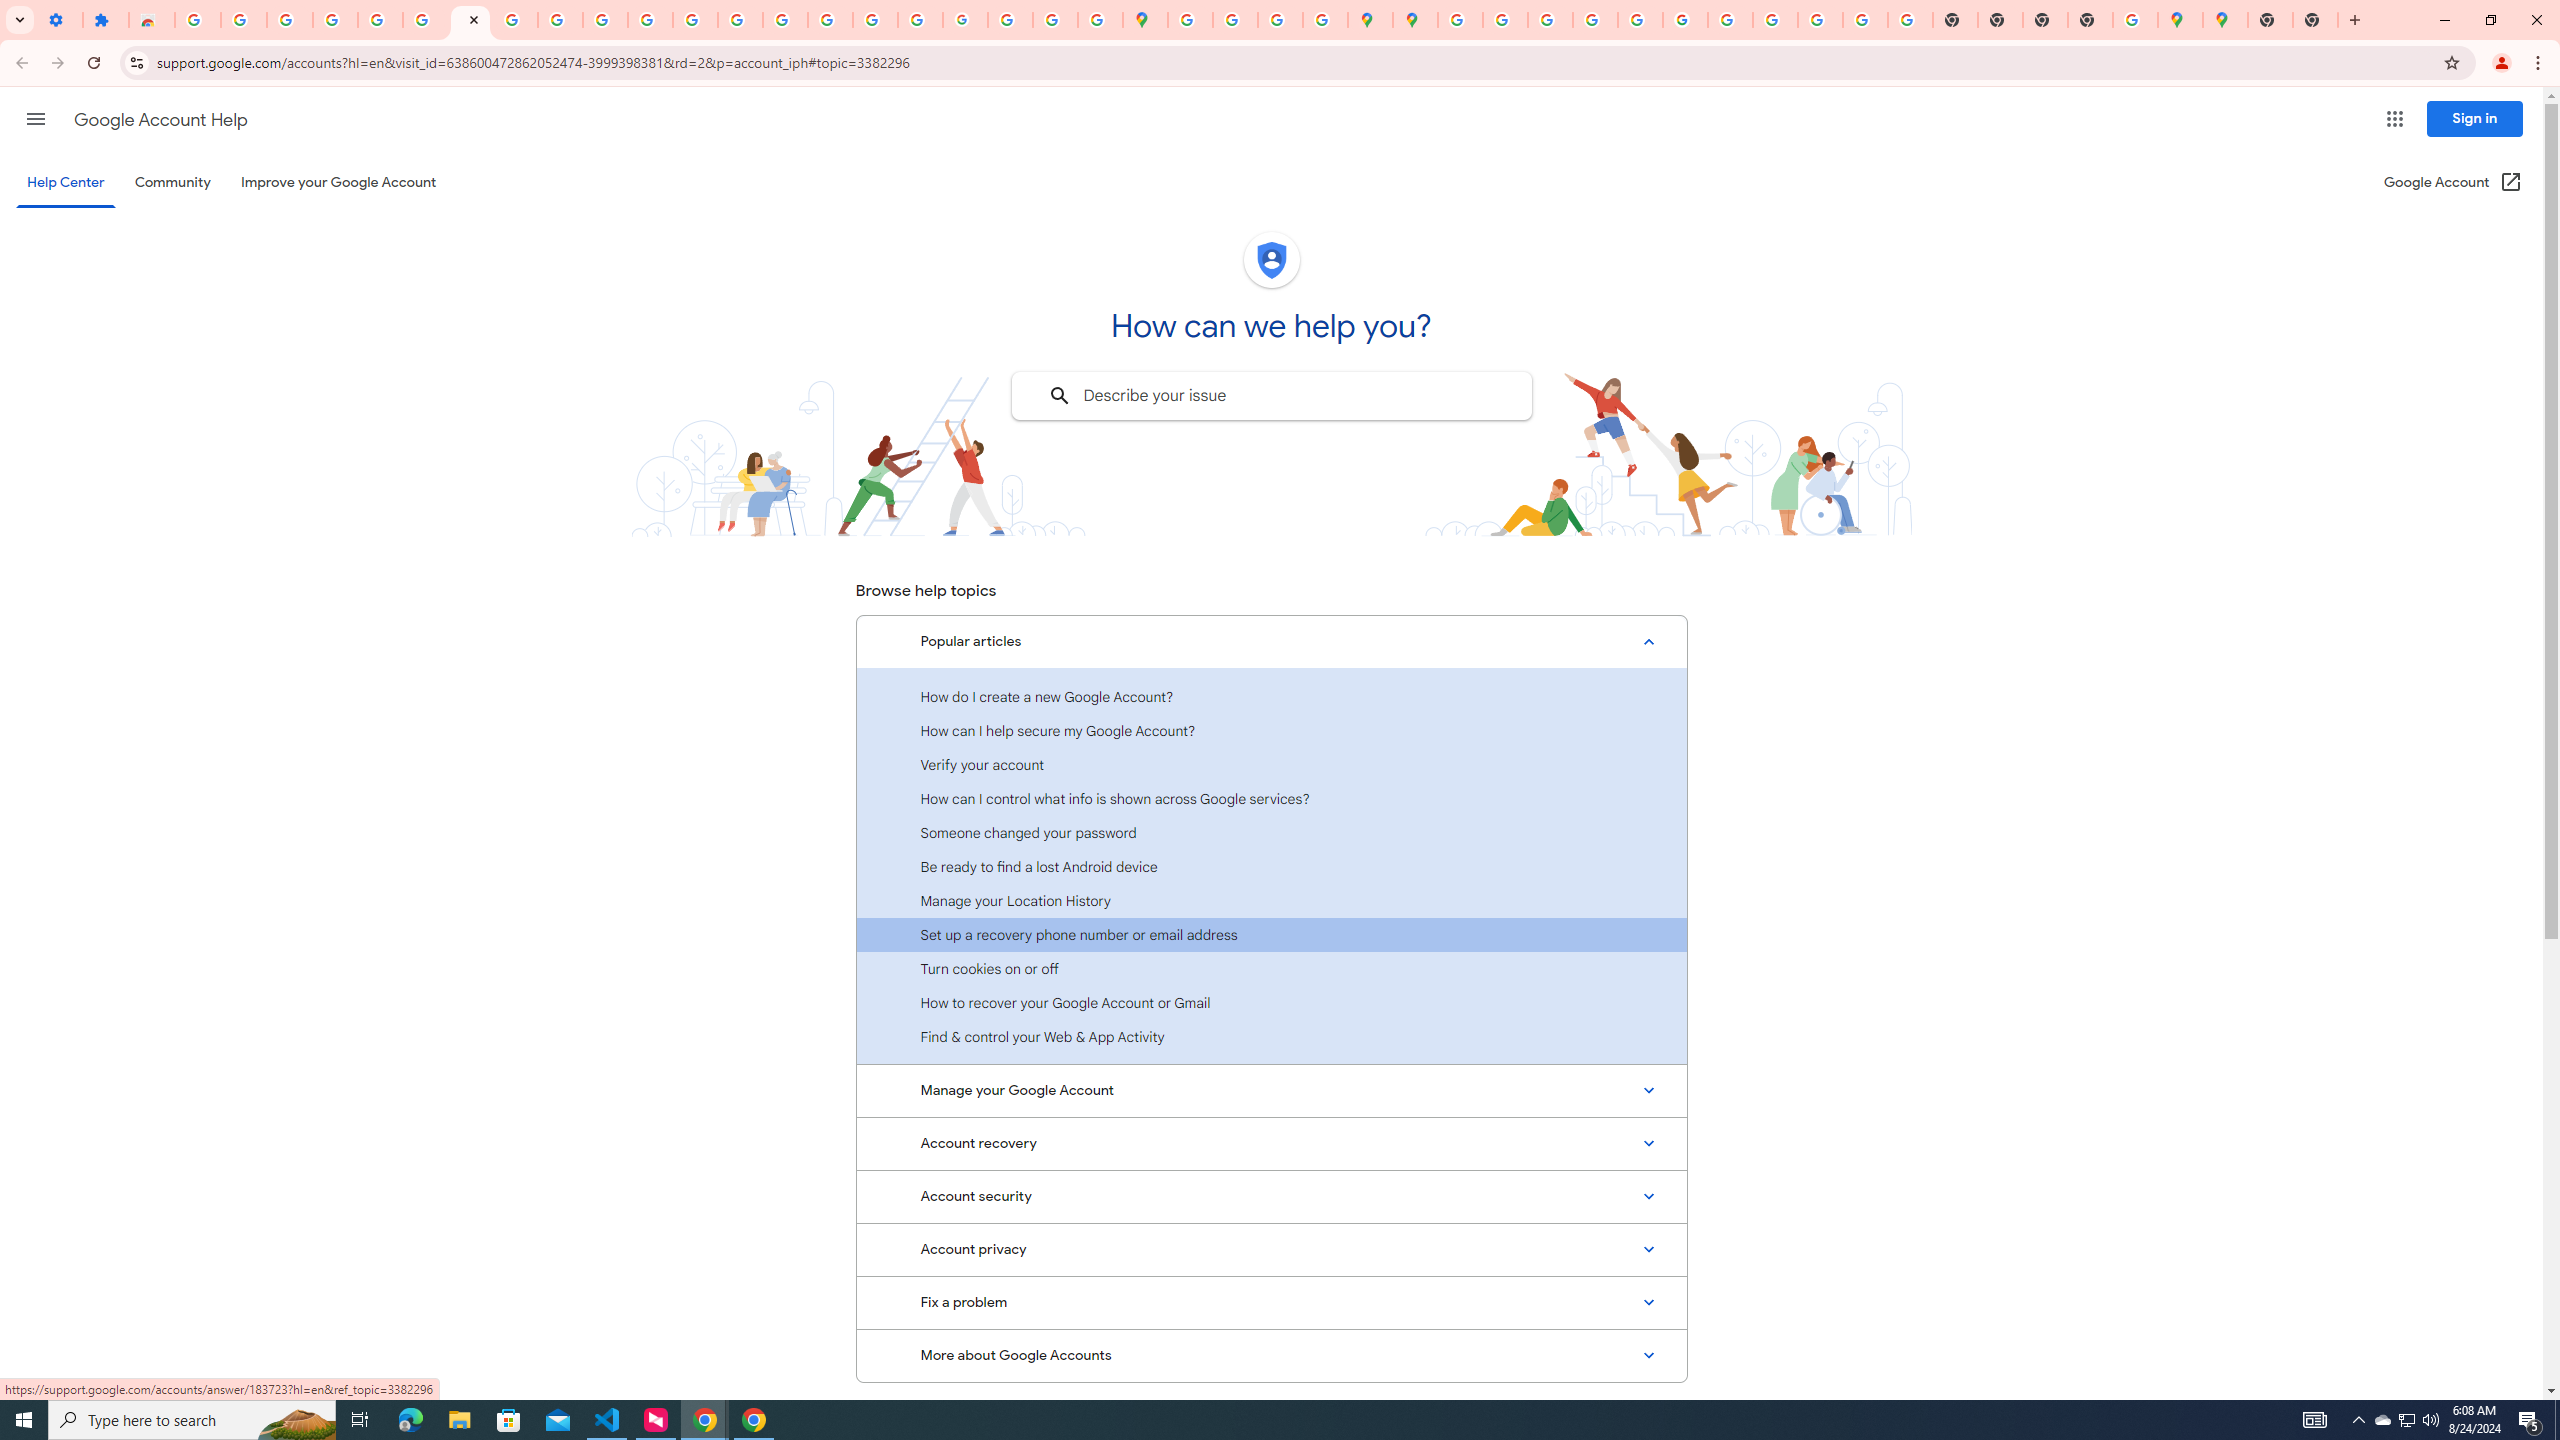 The height and width of the screenshot is (1440, 2560). Describe the element at coordinates (2315, 19) in the screenshot. I see `'New Tab'` at that location.